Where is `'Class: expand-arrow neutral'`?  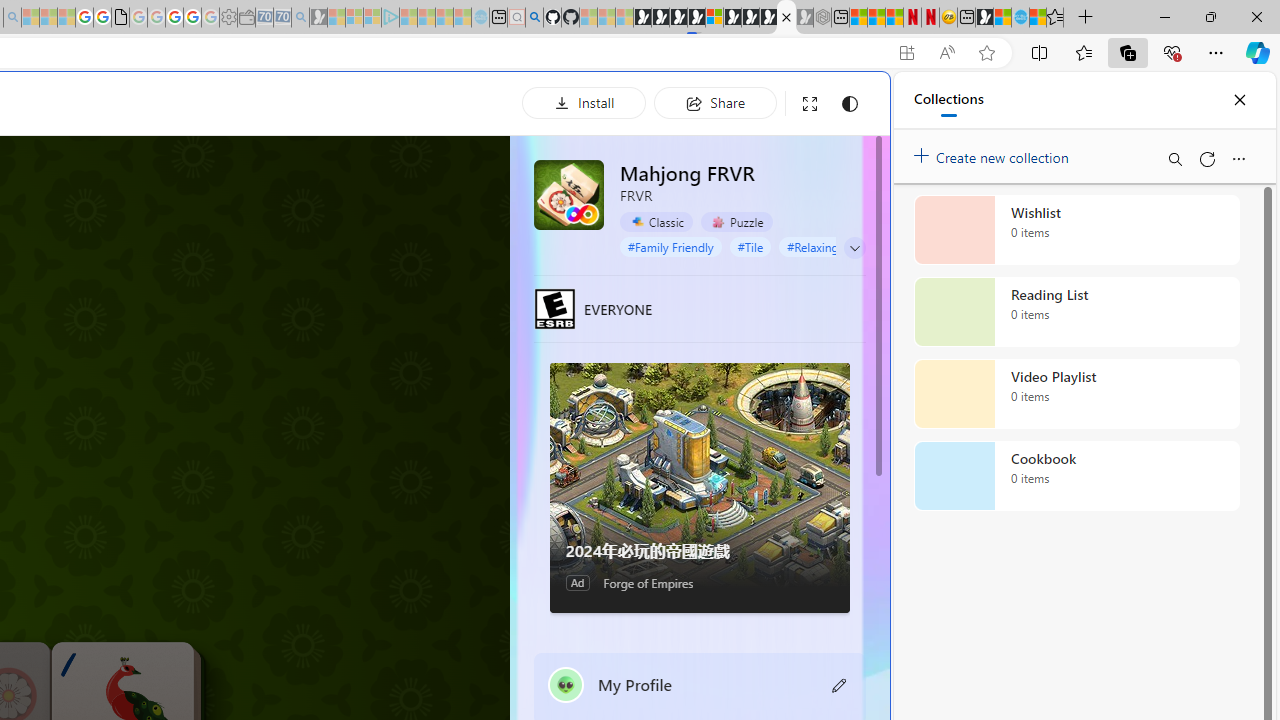 'Class: expand-arrow neutral' is located at coordinates (855, 247).